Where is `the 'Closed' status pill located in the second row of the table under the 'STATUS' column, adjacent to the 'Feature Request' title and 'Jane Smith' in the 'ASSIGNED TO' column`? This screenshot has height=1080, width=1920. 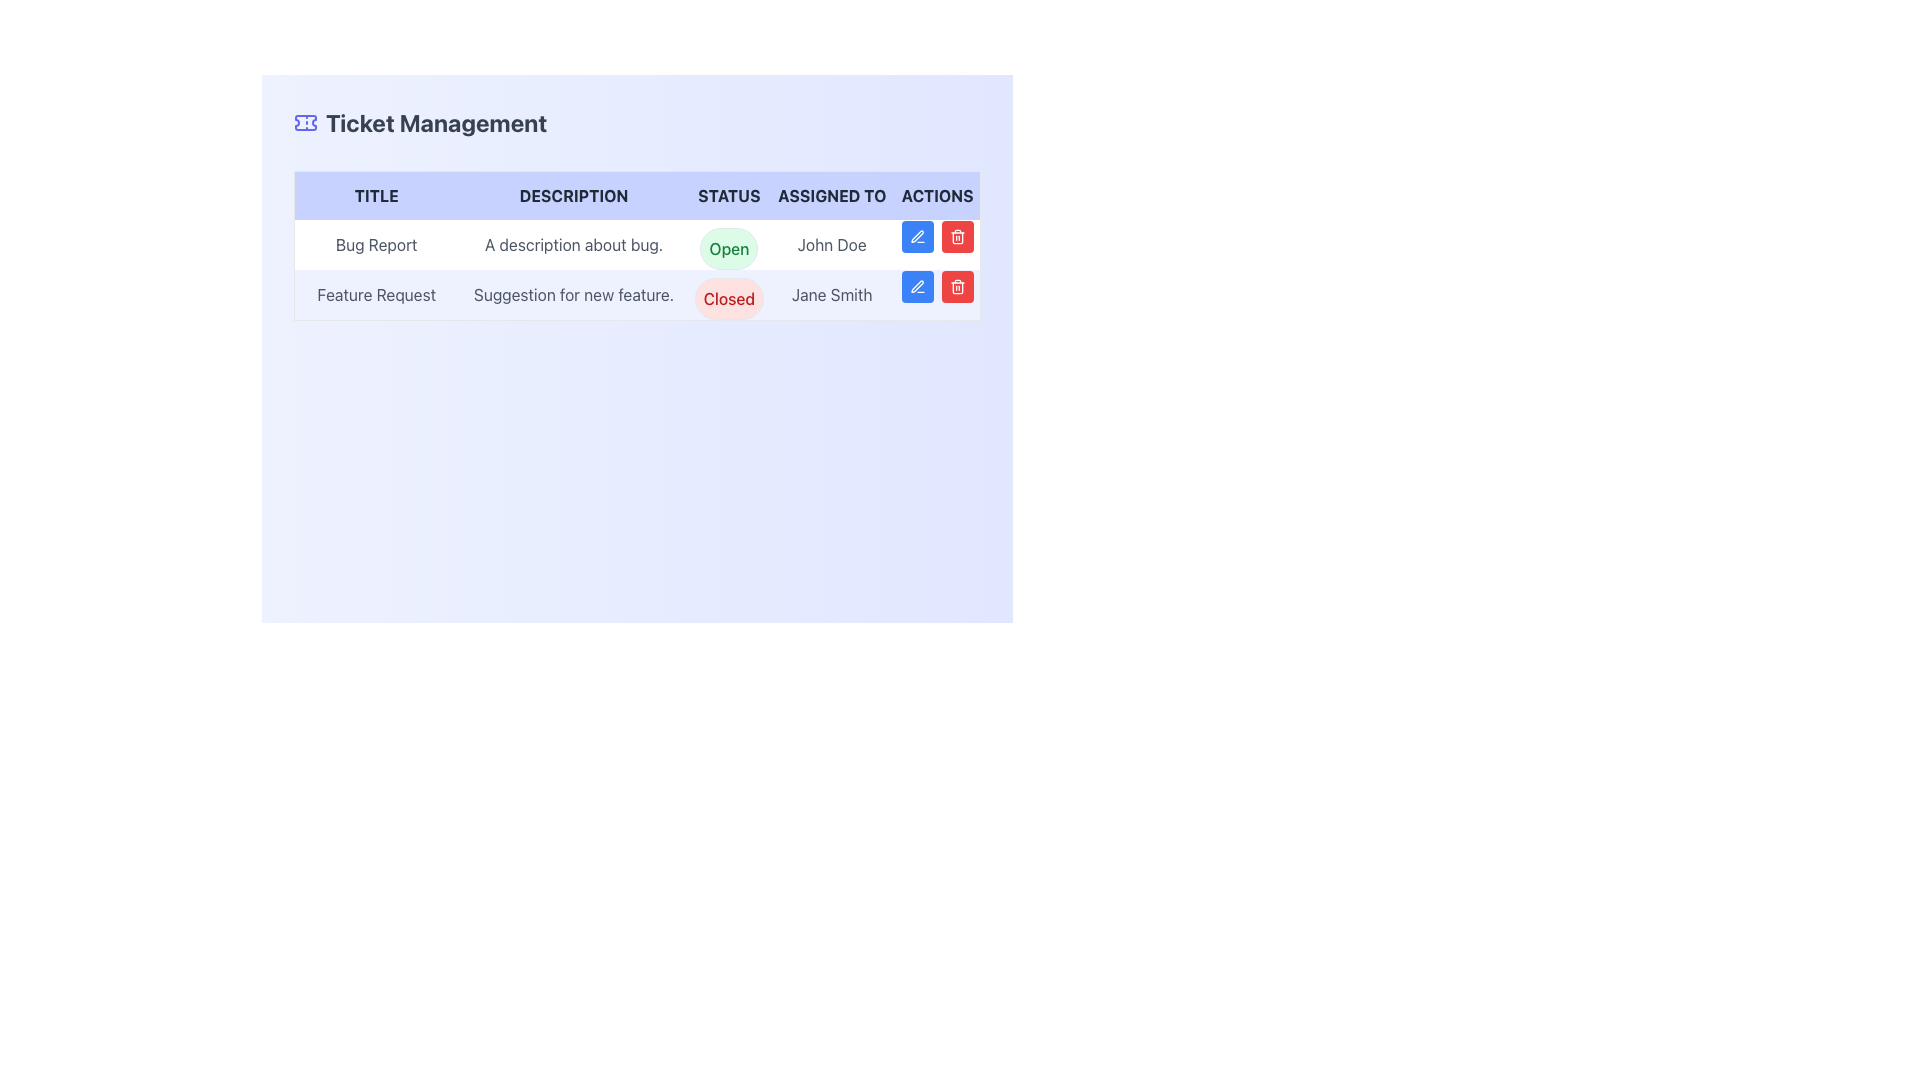
the 'Closed' status pill located in the second row of the table under the 'STATUS' column, adjacent to the 'Feature Request' title and 'Jane Smith' in the 'ASSIGNED TO' column is located at coordinates (728, 298).